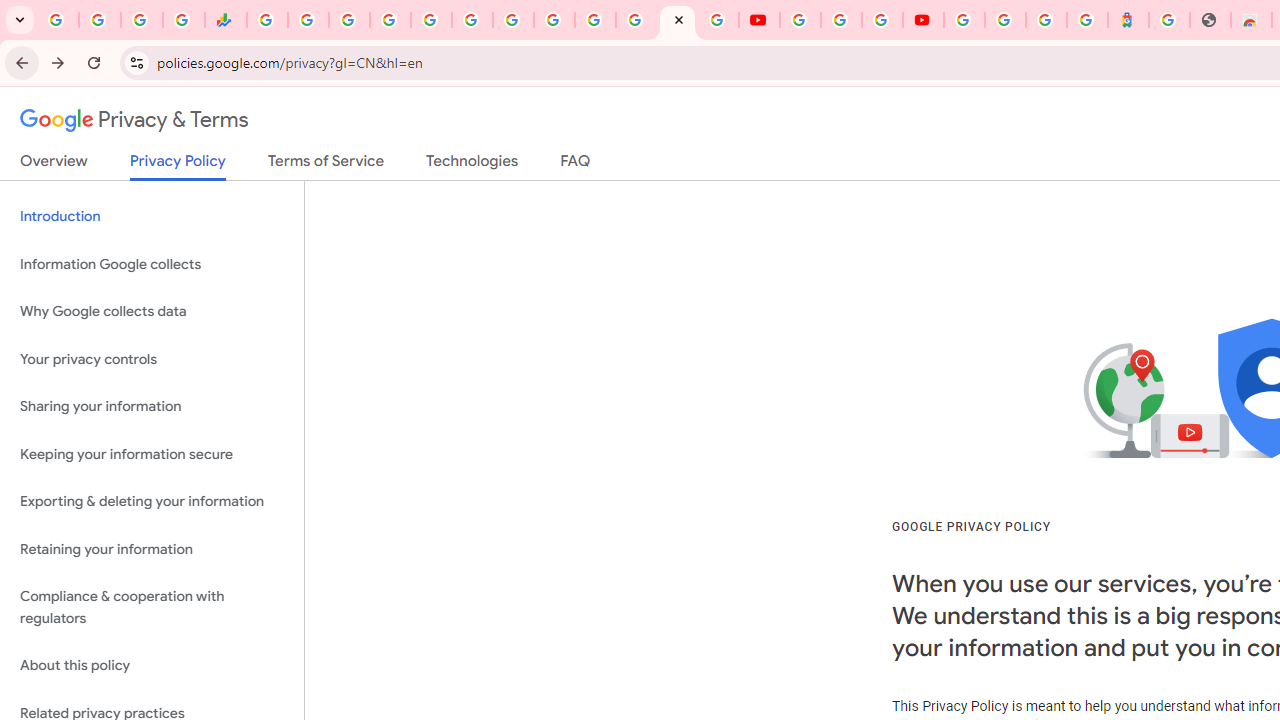 The width and height of the screenshot is (1280, 720). Describe the element at coordinates (471, 164) in the screenshot. I see `'Technologies'` at that location.